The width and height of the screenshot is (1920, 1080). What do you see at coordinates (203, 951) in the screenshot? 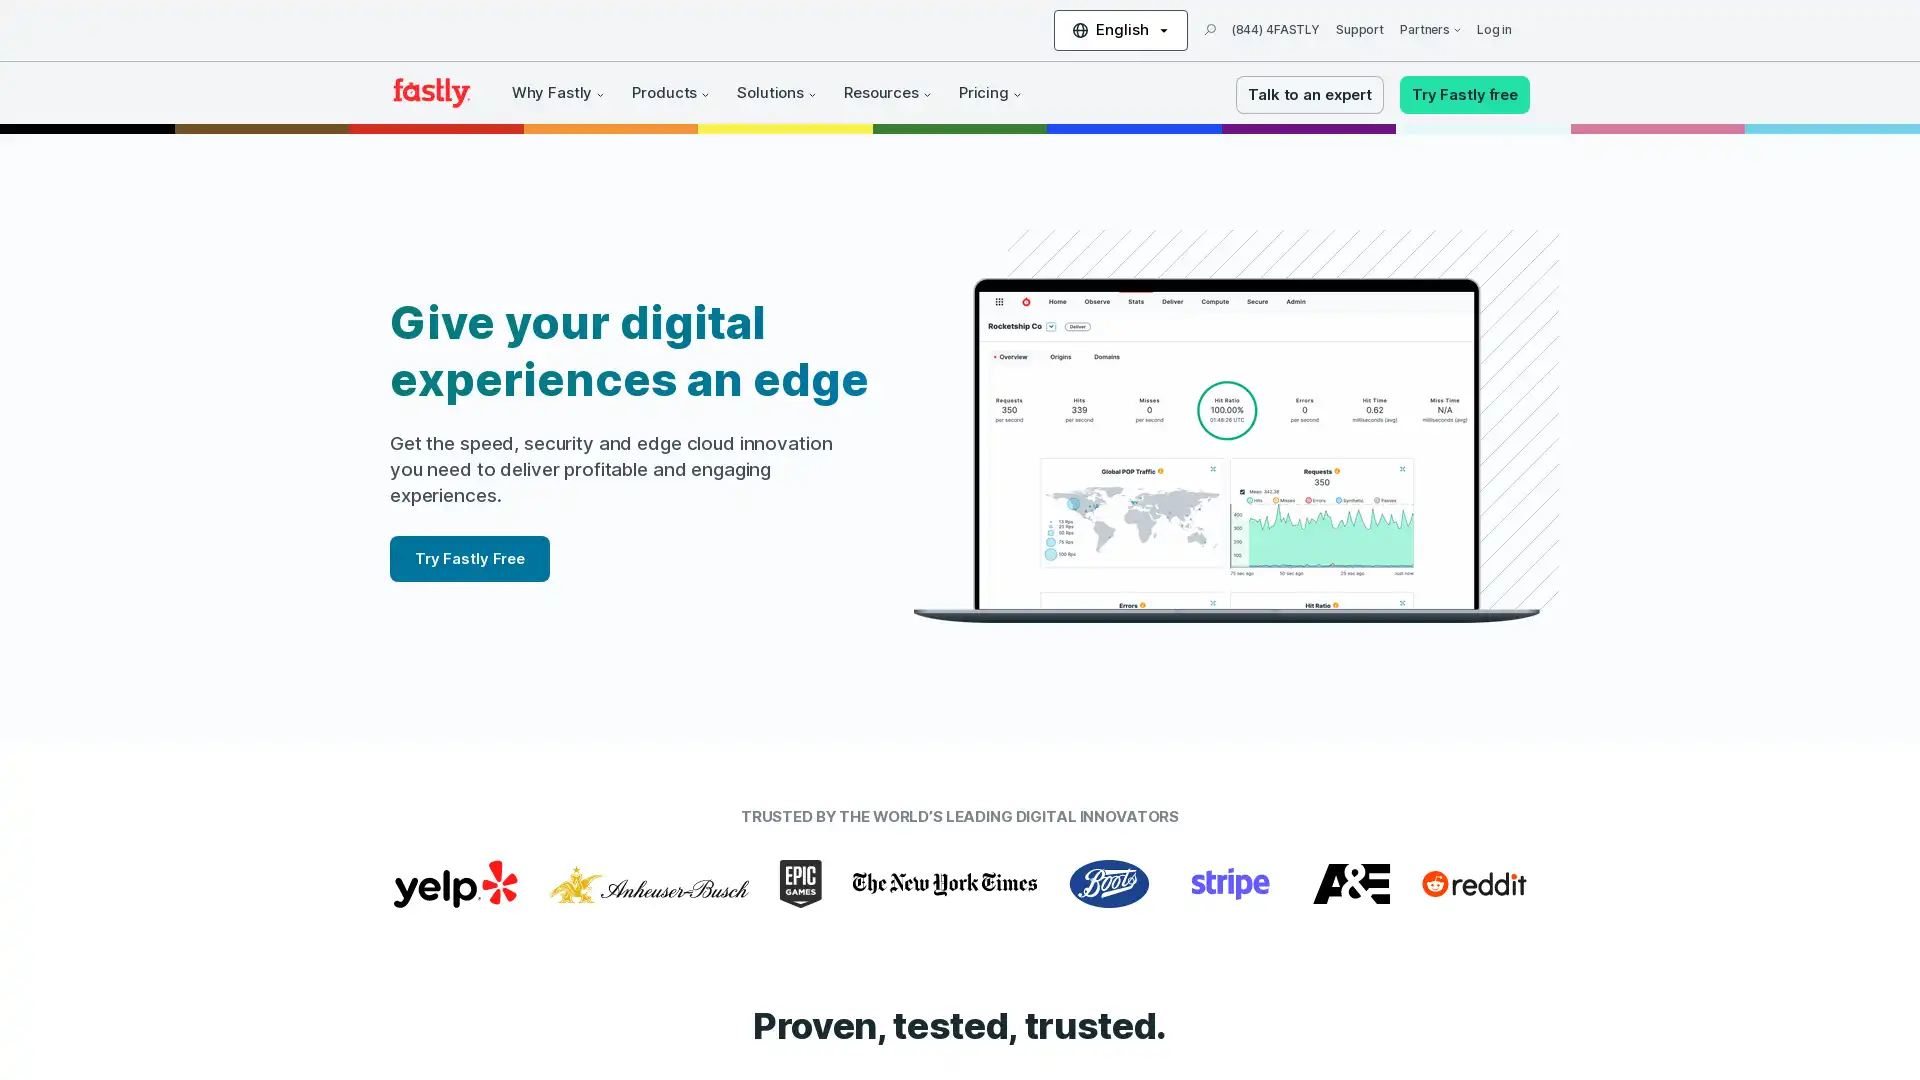
I see `Yes` at bounding box center [203, 951].